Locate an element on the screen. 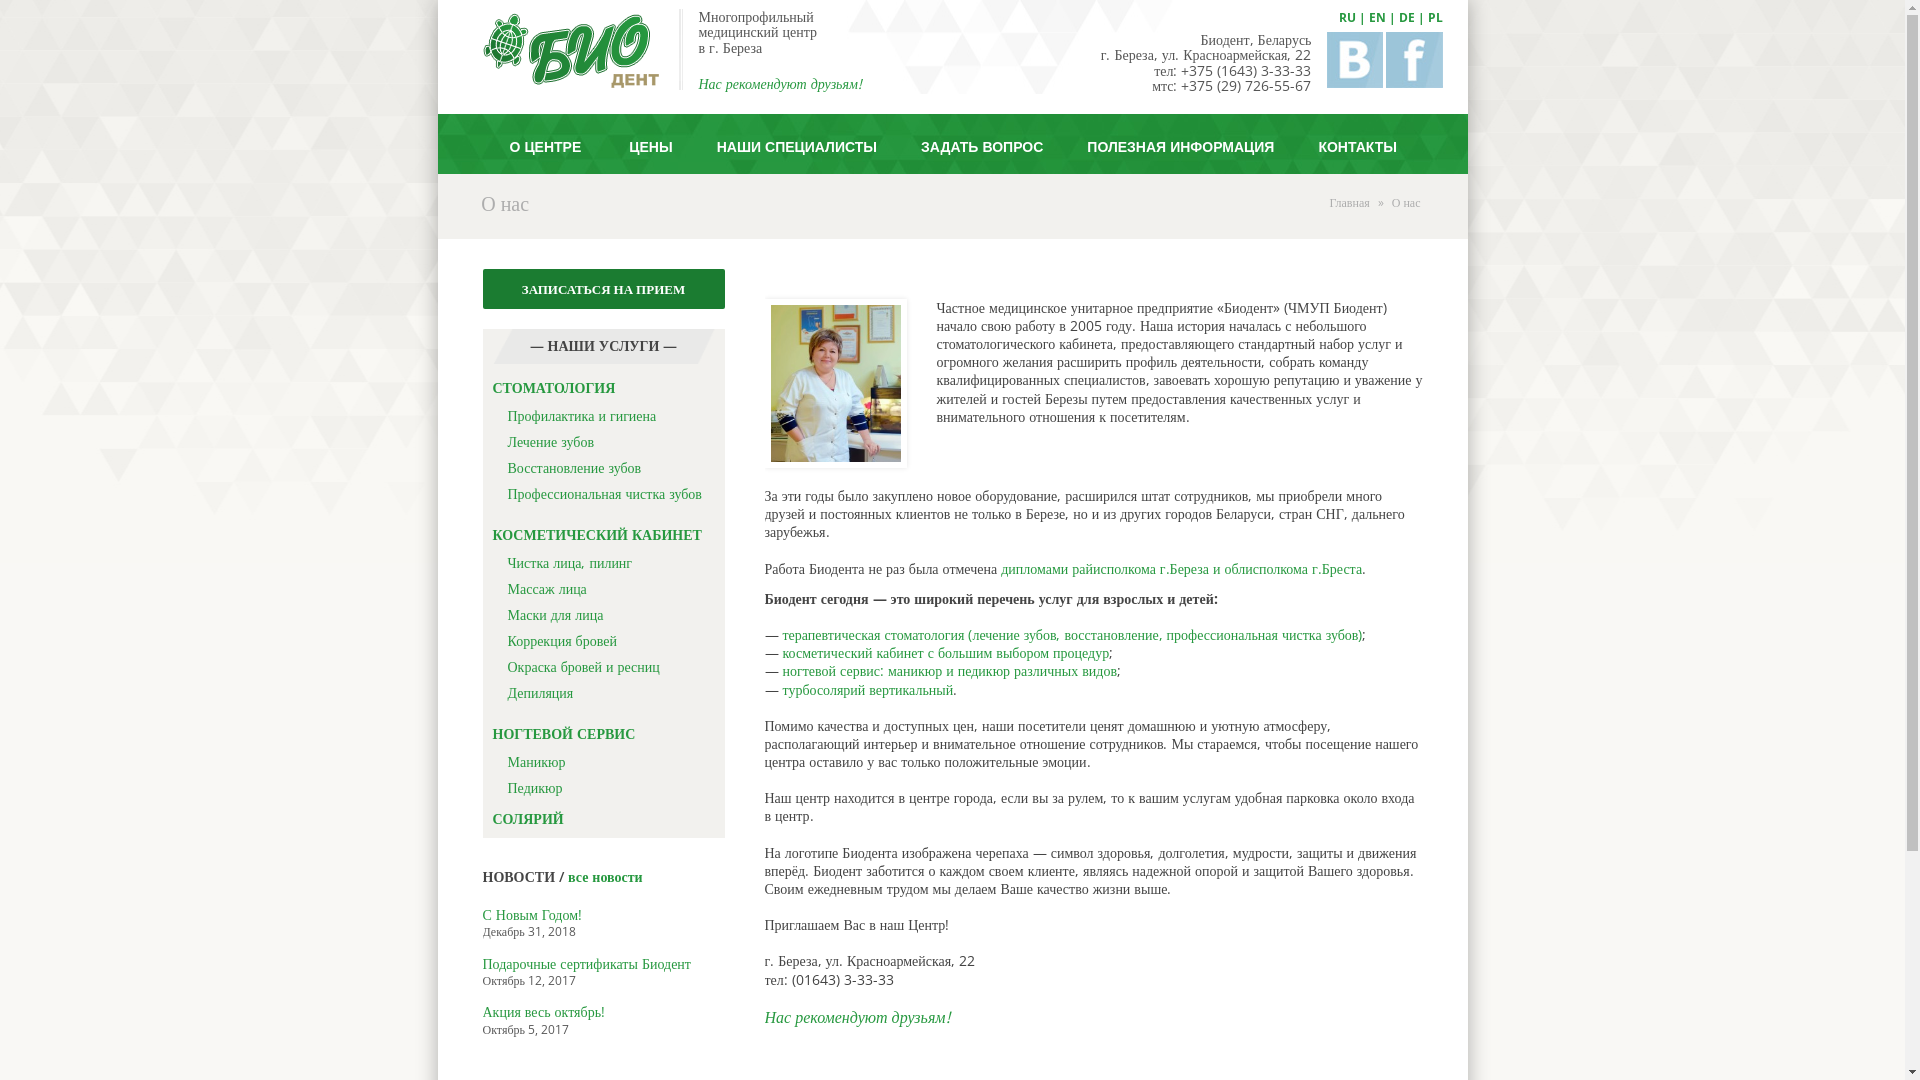 The height and width of the screenshot is (1080, 1920). 'PL' is located at coordinates (1434, 17).